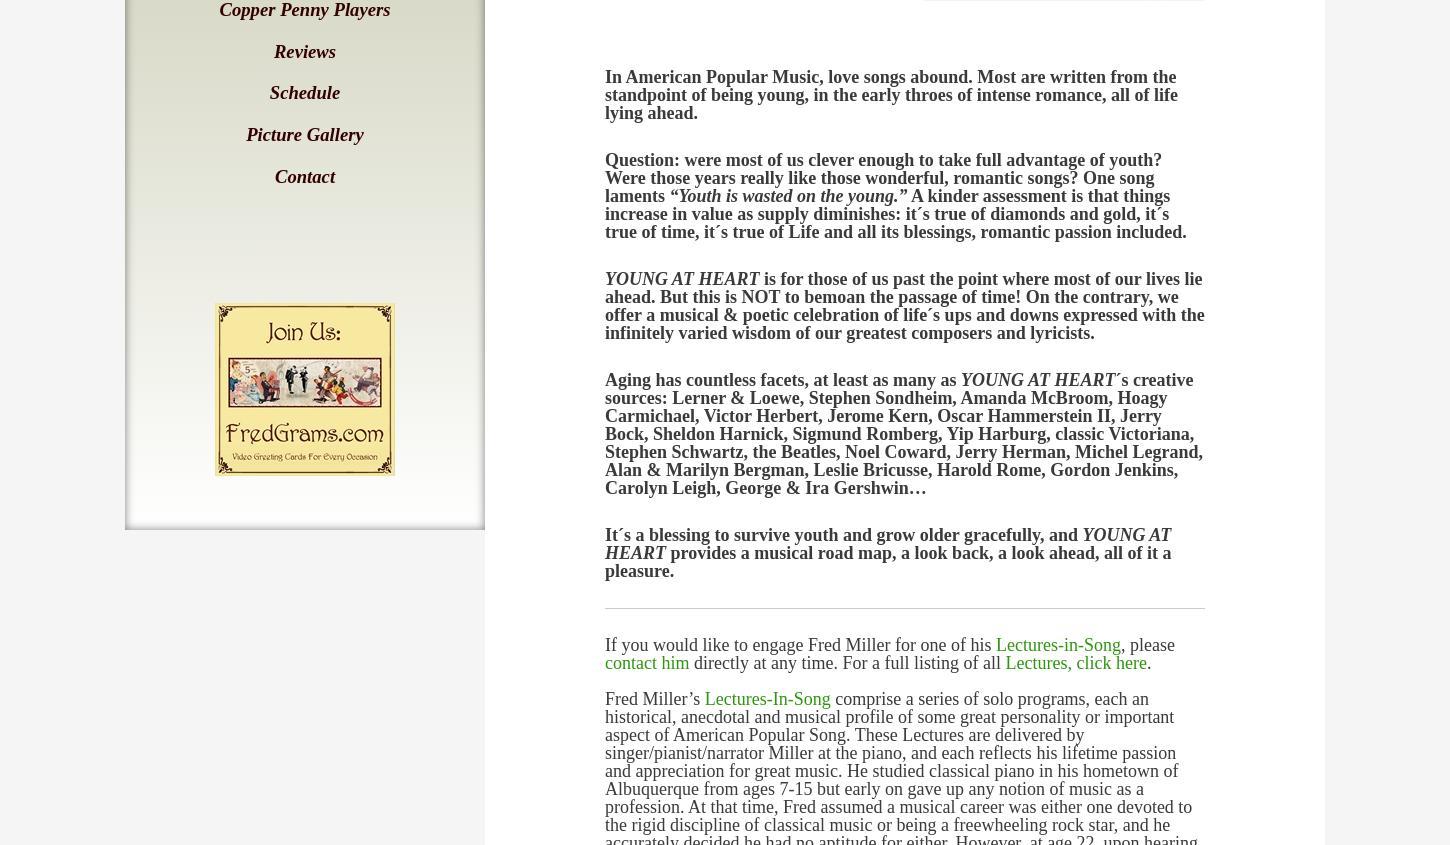  What do you see at coordinates (1147, 662) in the screenshot?
I see `'.'` at bounding box center [1147, 662].